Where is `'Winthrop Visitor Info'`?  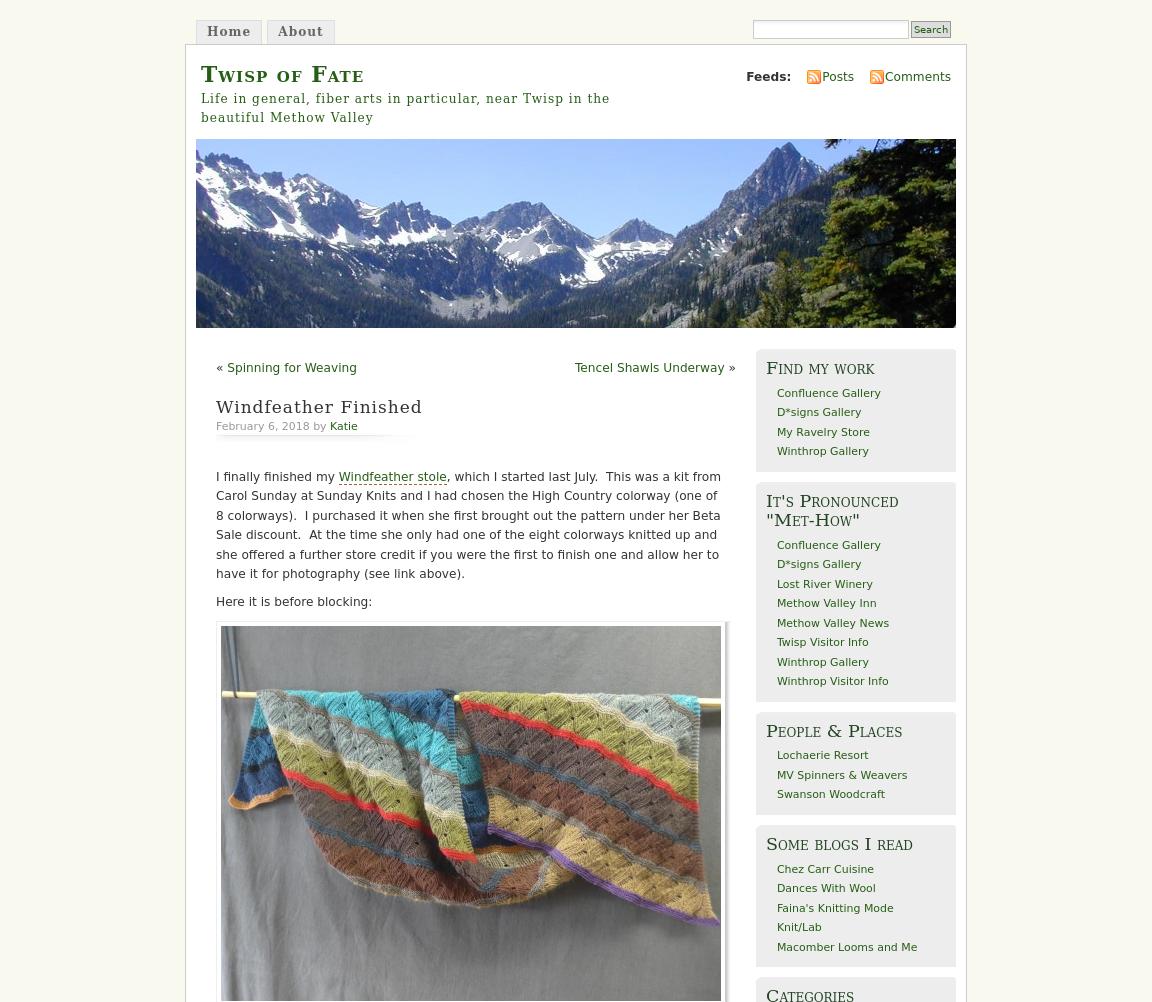 'Winthrop Visitor Info' is located at coordinates (831, 681).